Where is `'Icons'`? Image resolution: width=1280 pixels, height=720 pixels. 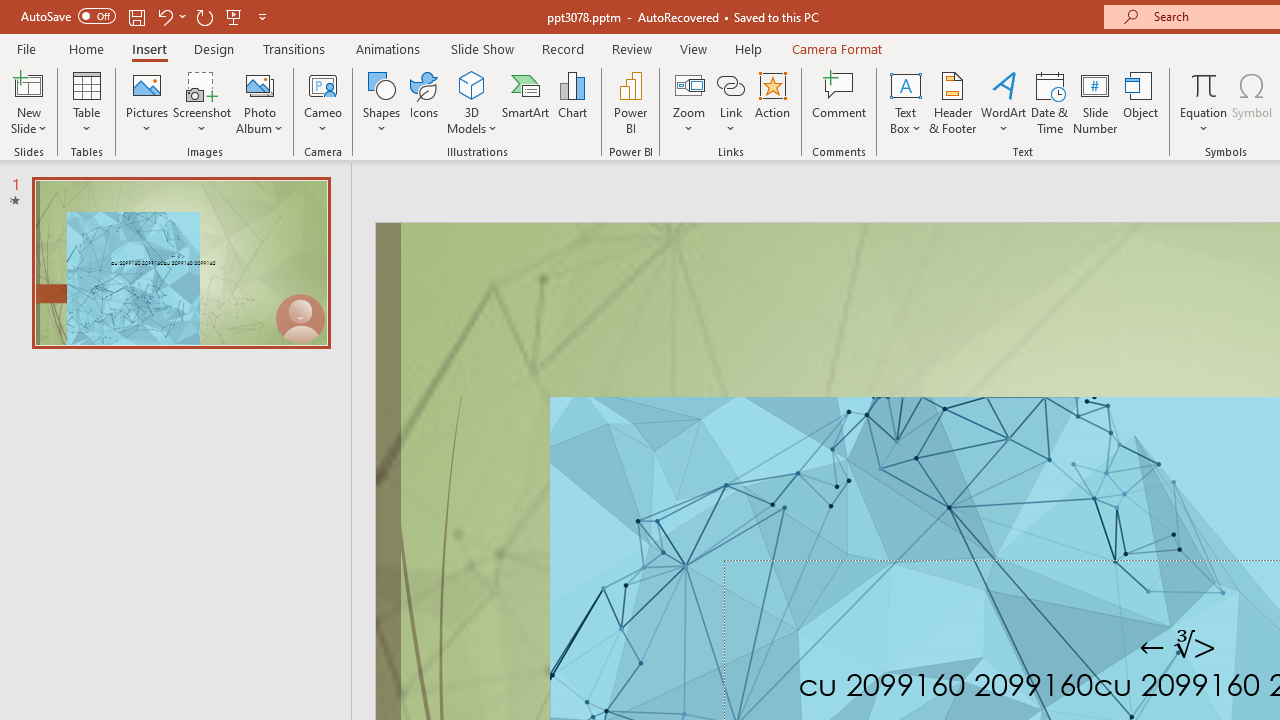 'Icons' is located at coordinates (423, 103).